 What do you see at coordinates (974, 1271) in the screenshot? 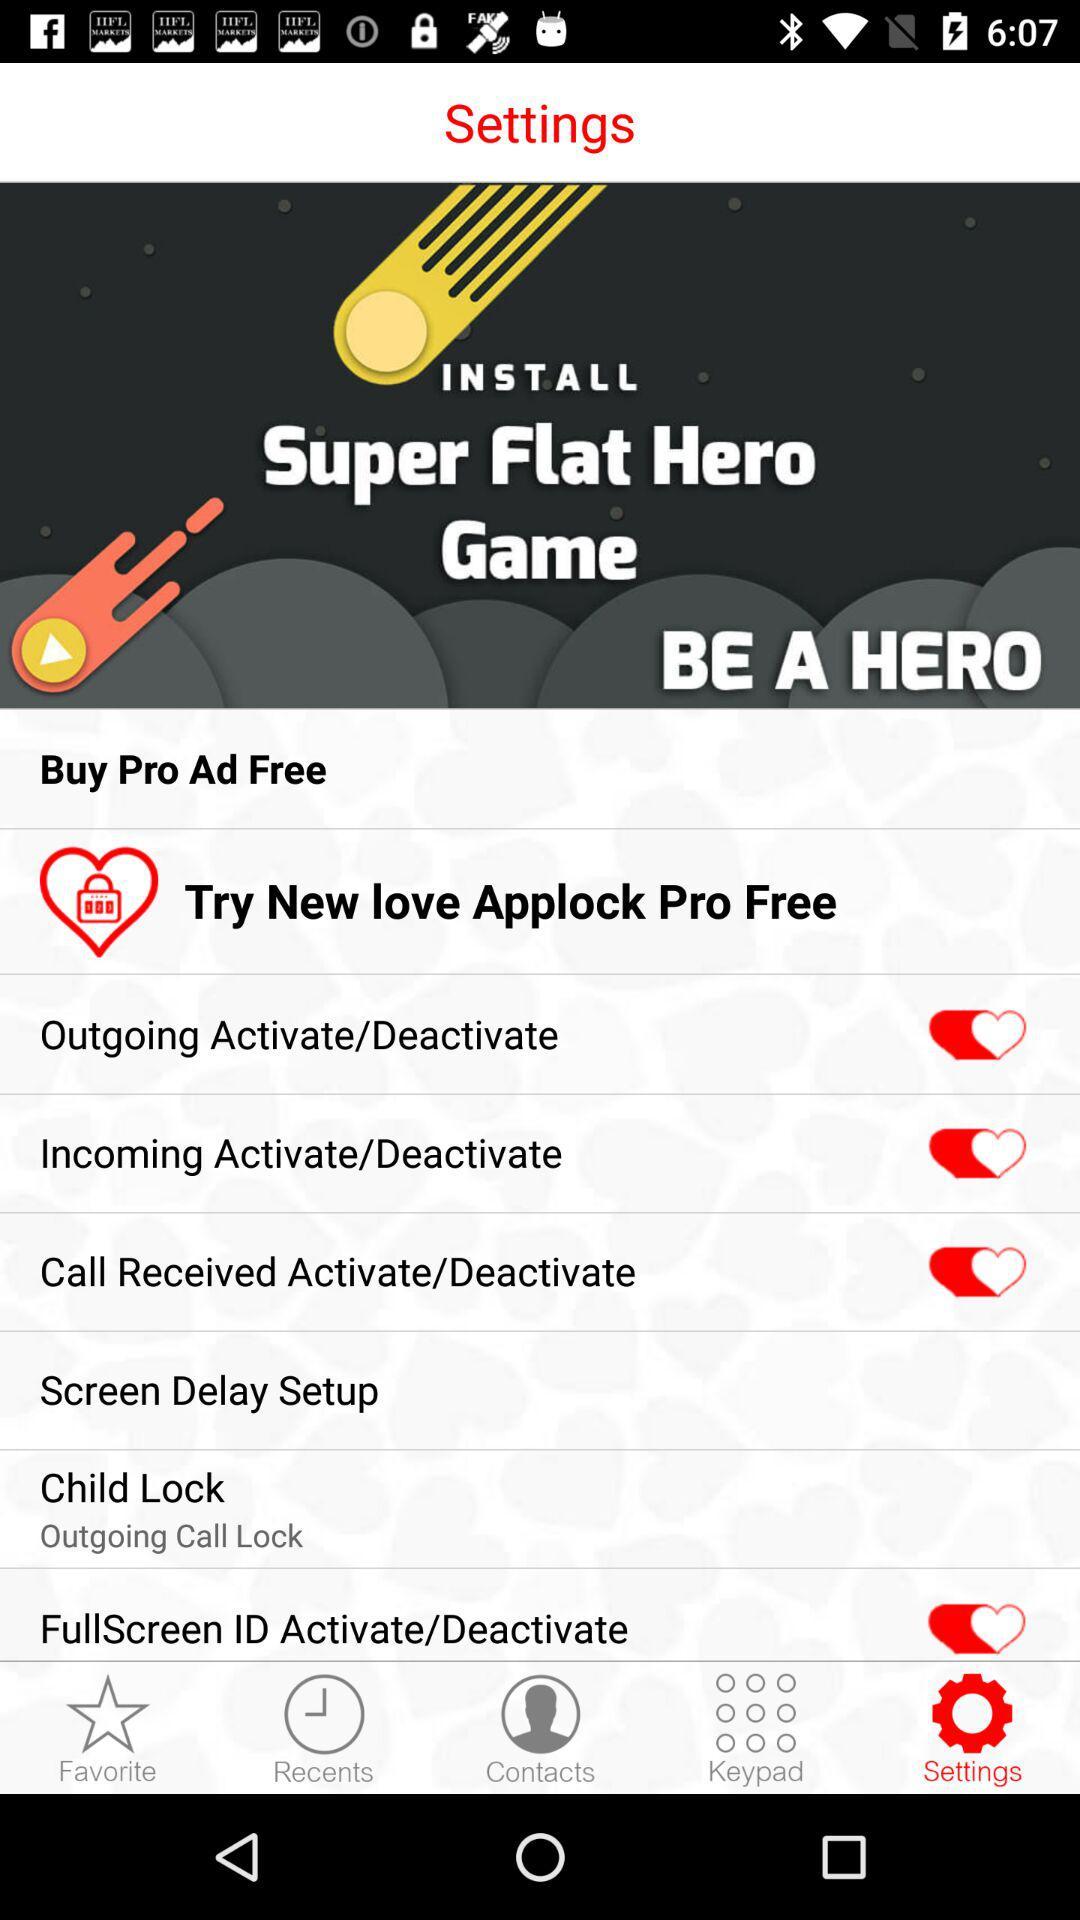
I see `call received` at bounding box center [974, 1271].